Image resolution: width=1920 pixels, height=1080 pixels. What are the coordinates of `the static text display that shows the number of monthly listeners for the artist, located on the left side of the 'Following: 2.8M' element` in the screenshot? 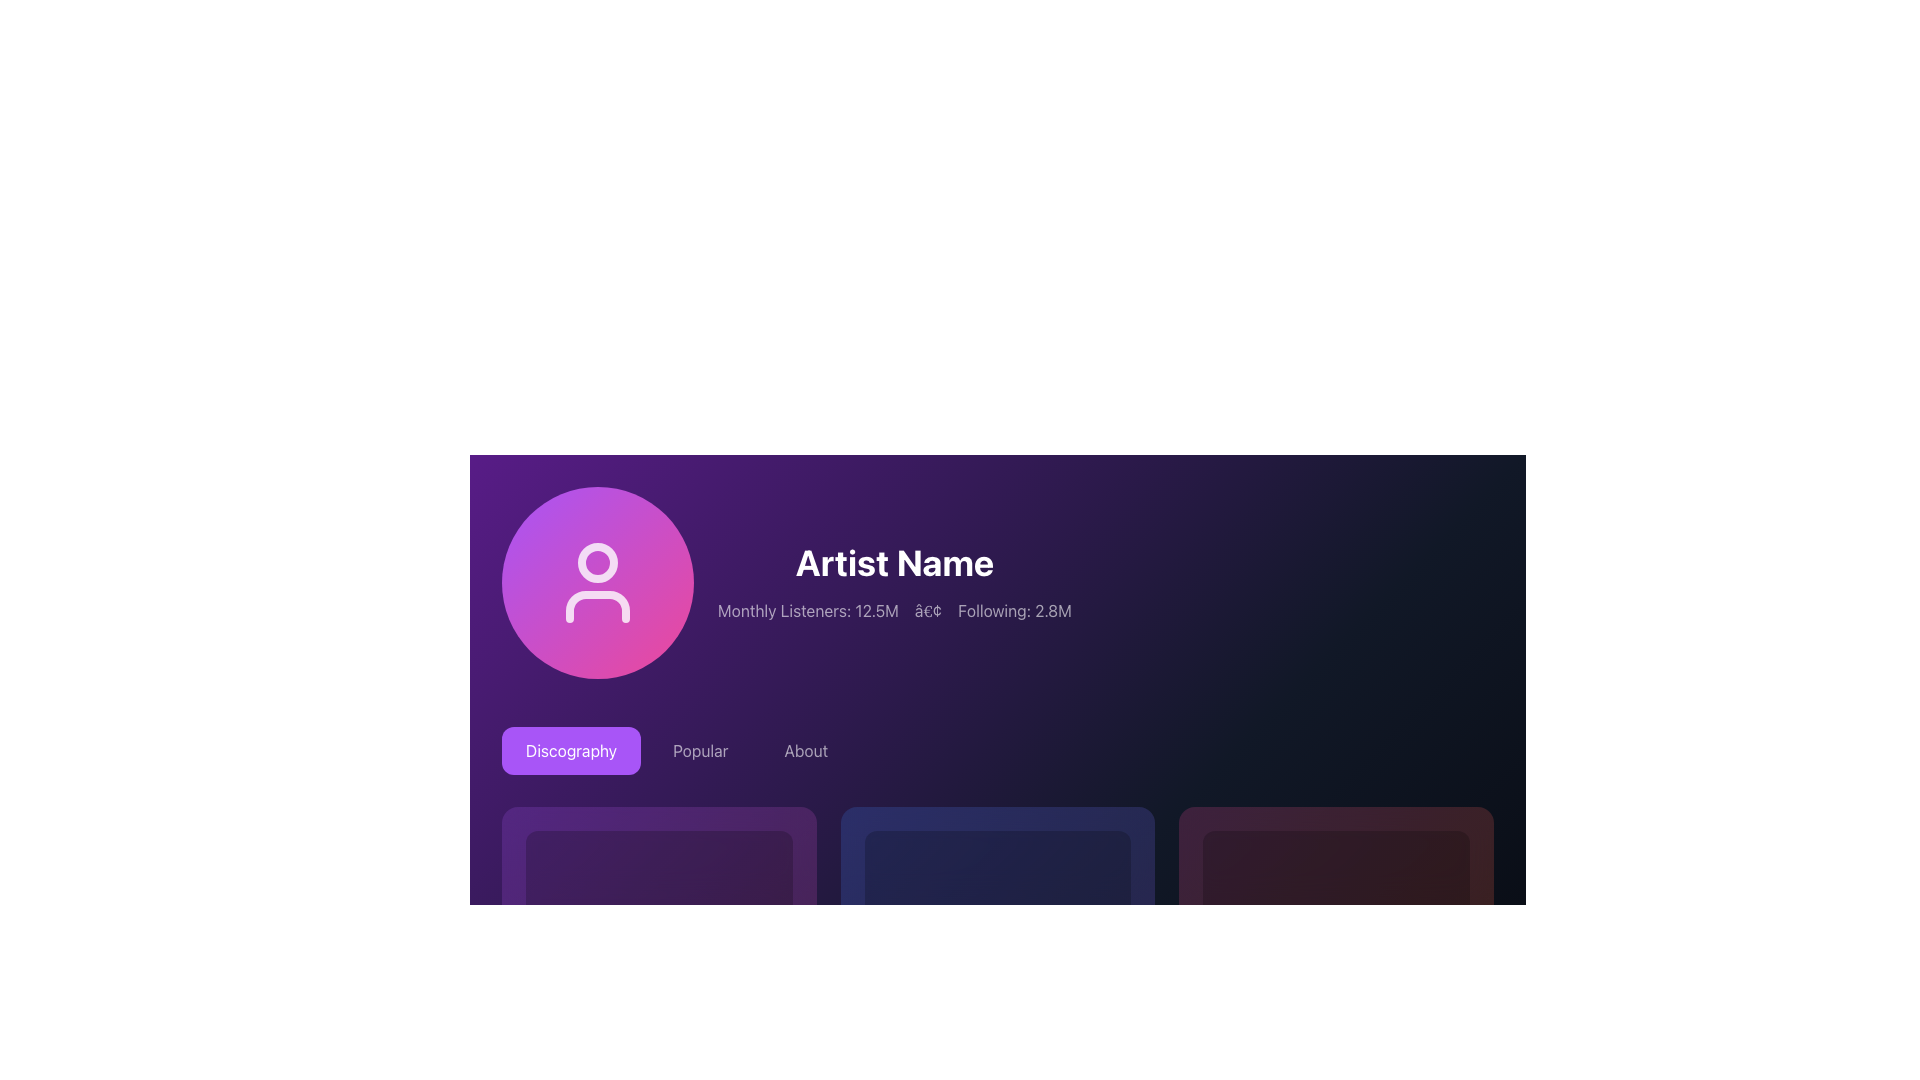 It's located at (808, 609).